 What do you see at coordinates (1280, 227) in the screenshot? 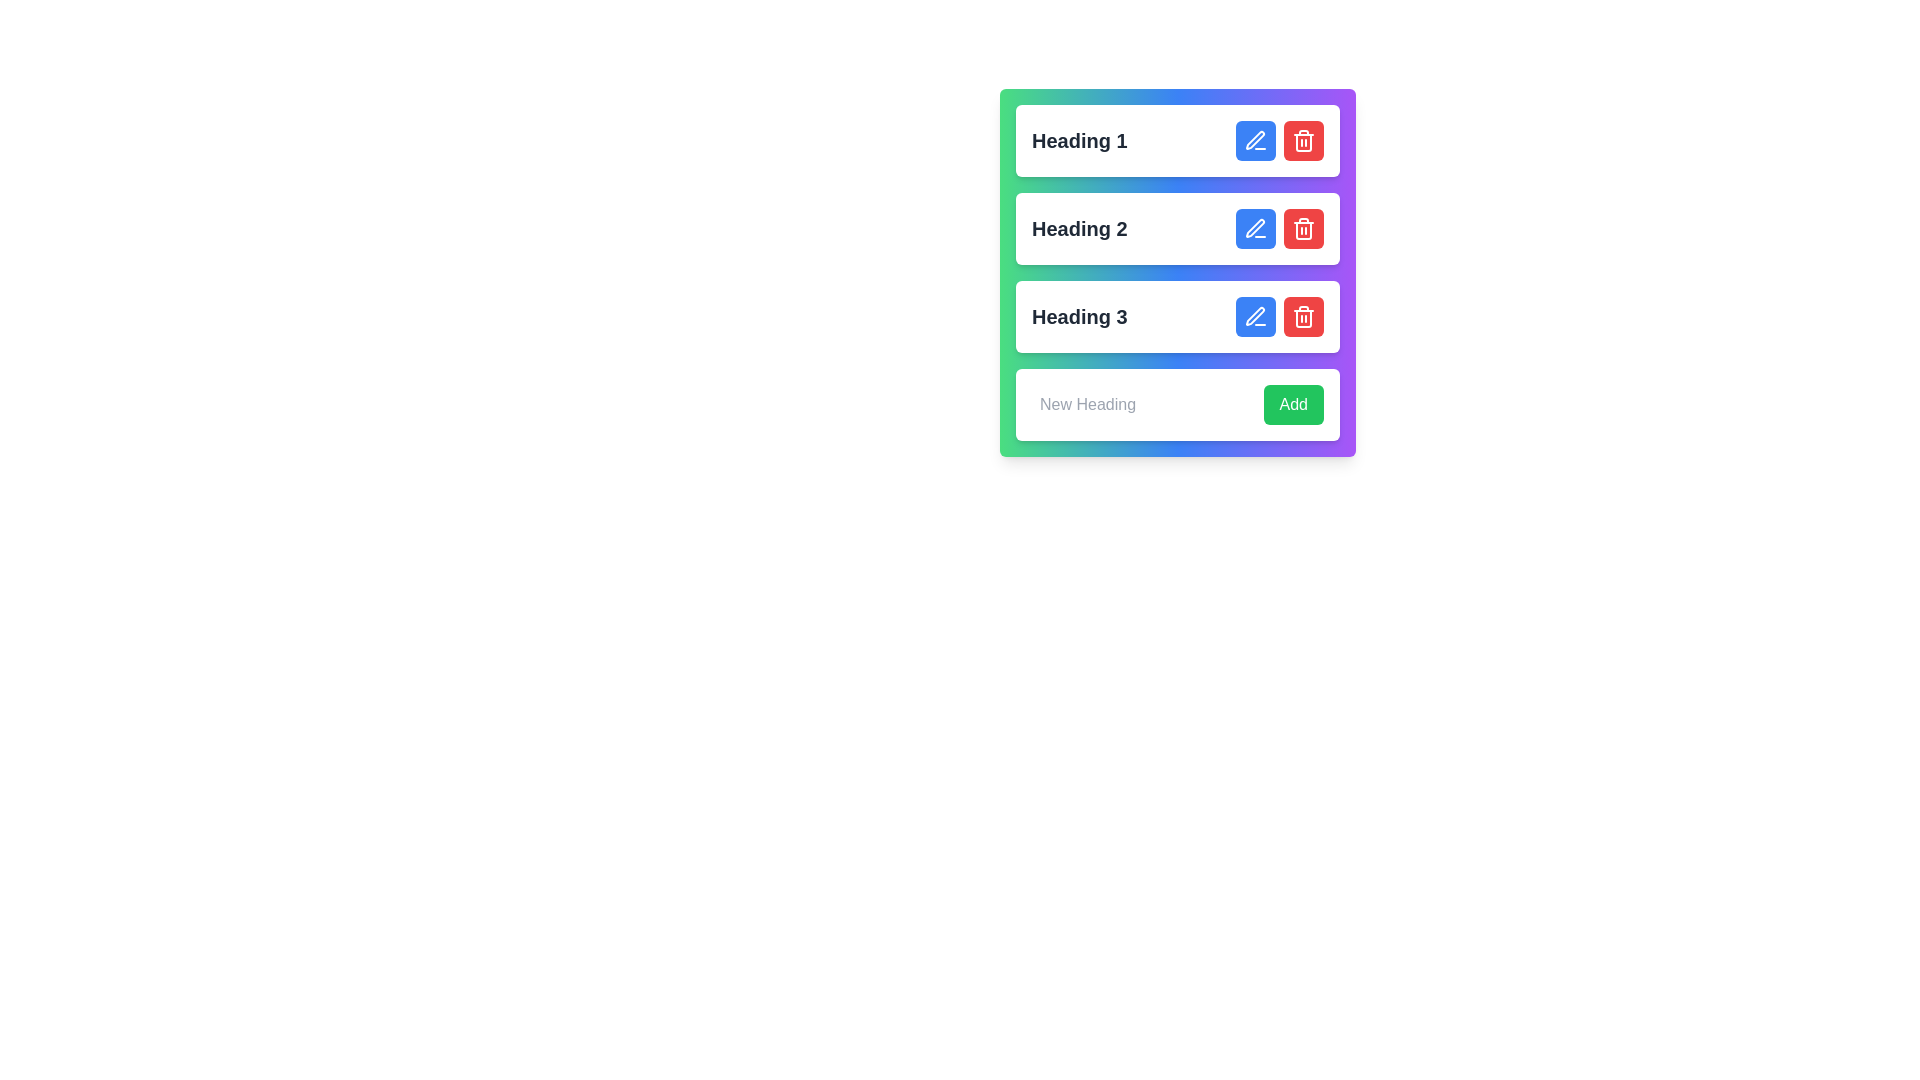
I see `the blue button with a pen icon` at bounding box center [1280, 227].